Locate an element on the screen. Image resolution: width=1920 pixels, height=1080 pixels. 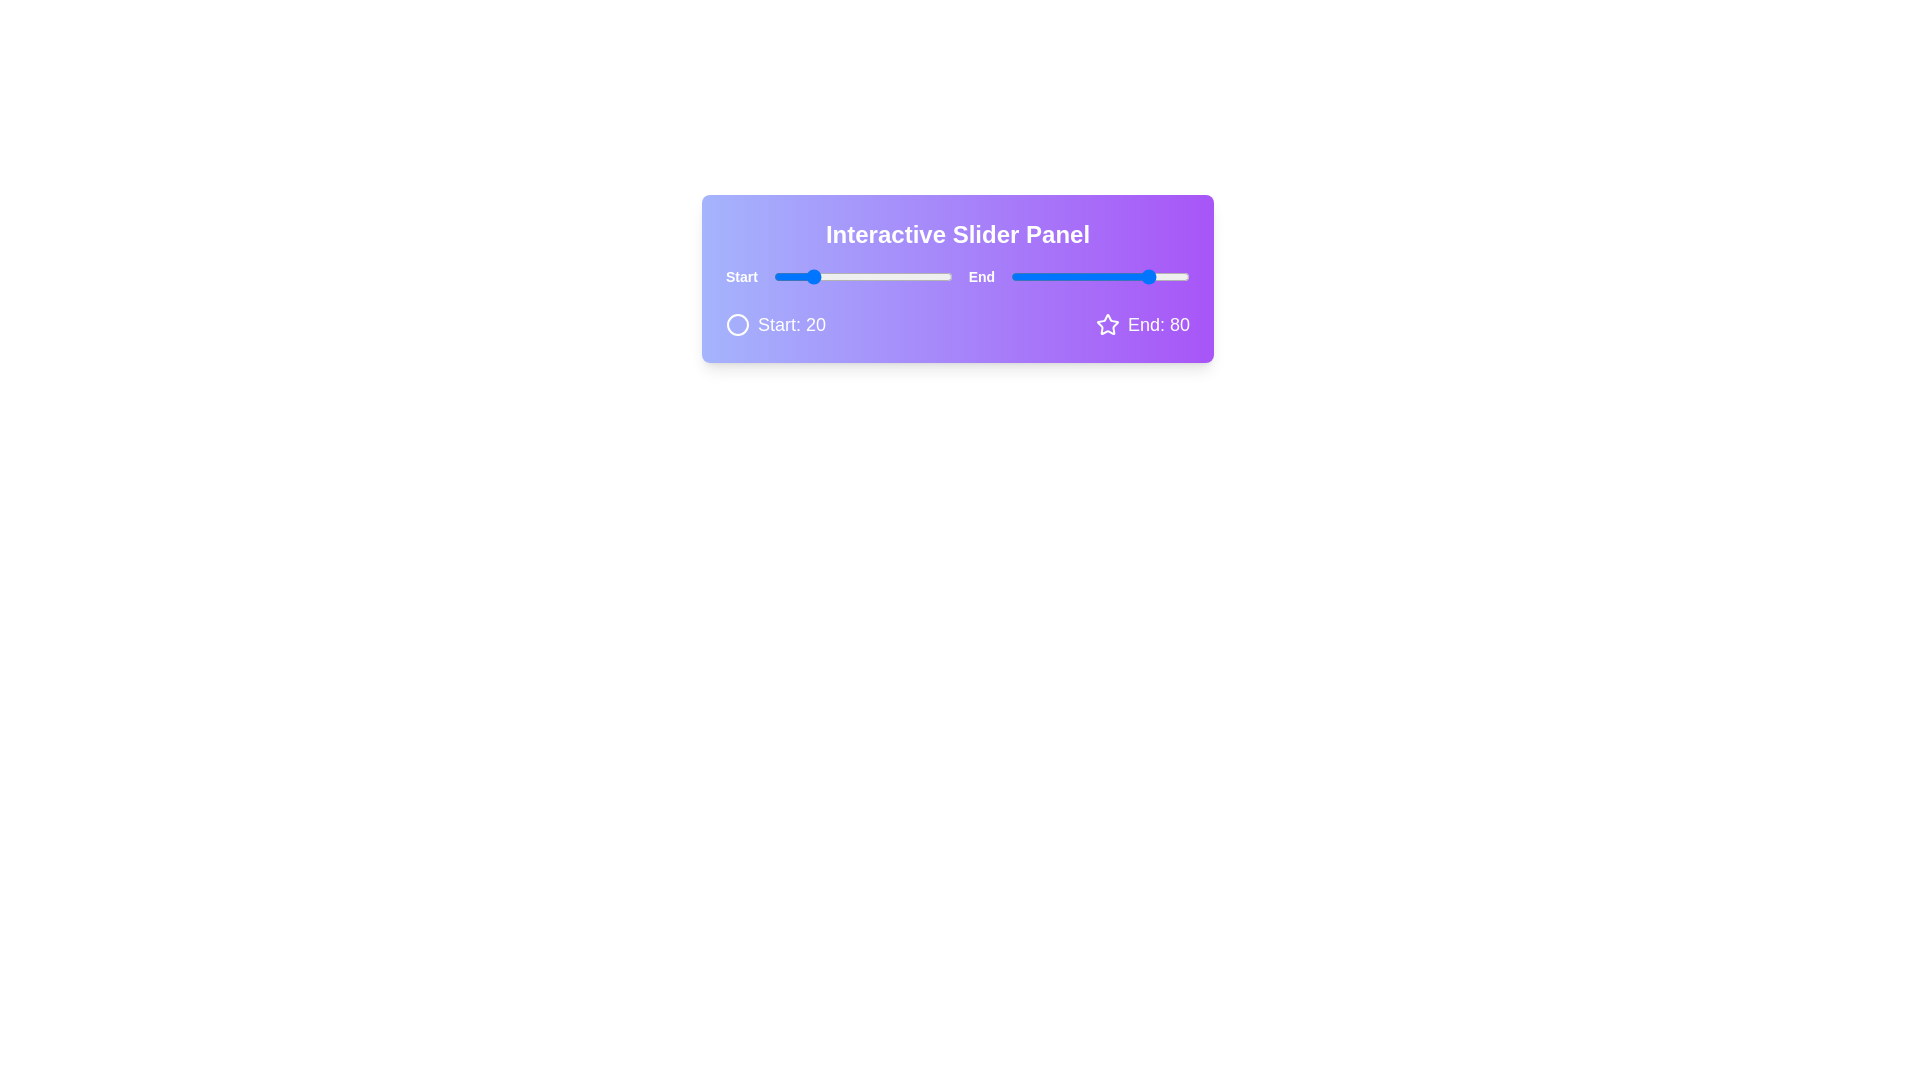
the handle of the second slider in the 'Interactive Slider Panel' is located at coordinates (1099, 277).